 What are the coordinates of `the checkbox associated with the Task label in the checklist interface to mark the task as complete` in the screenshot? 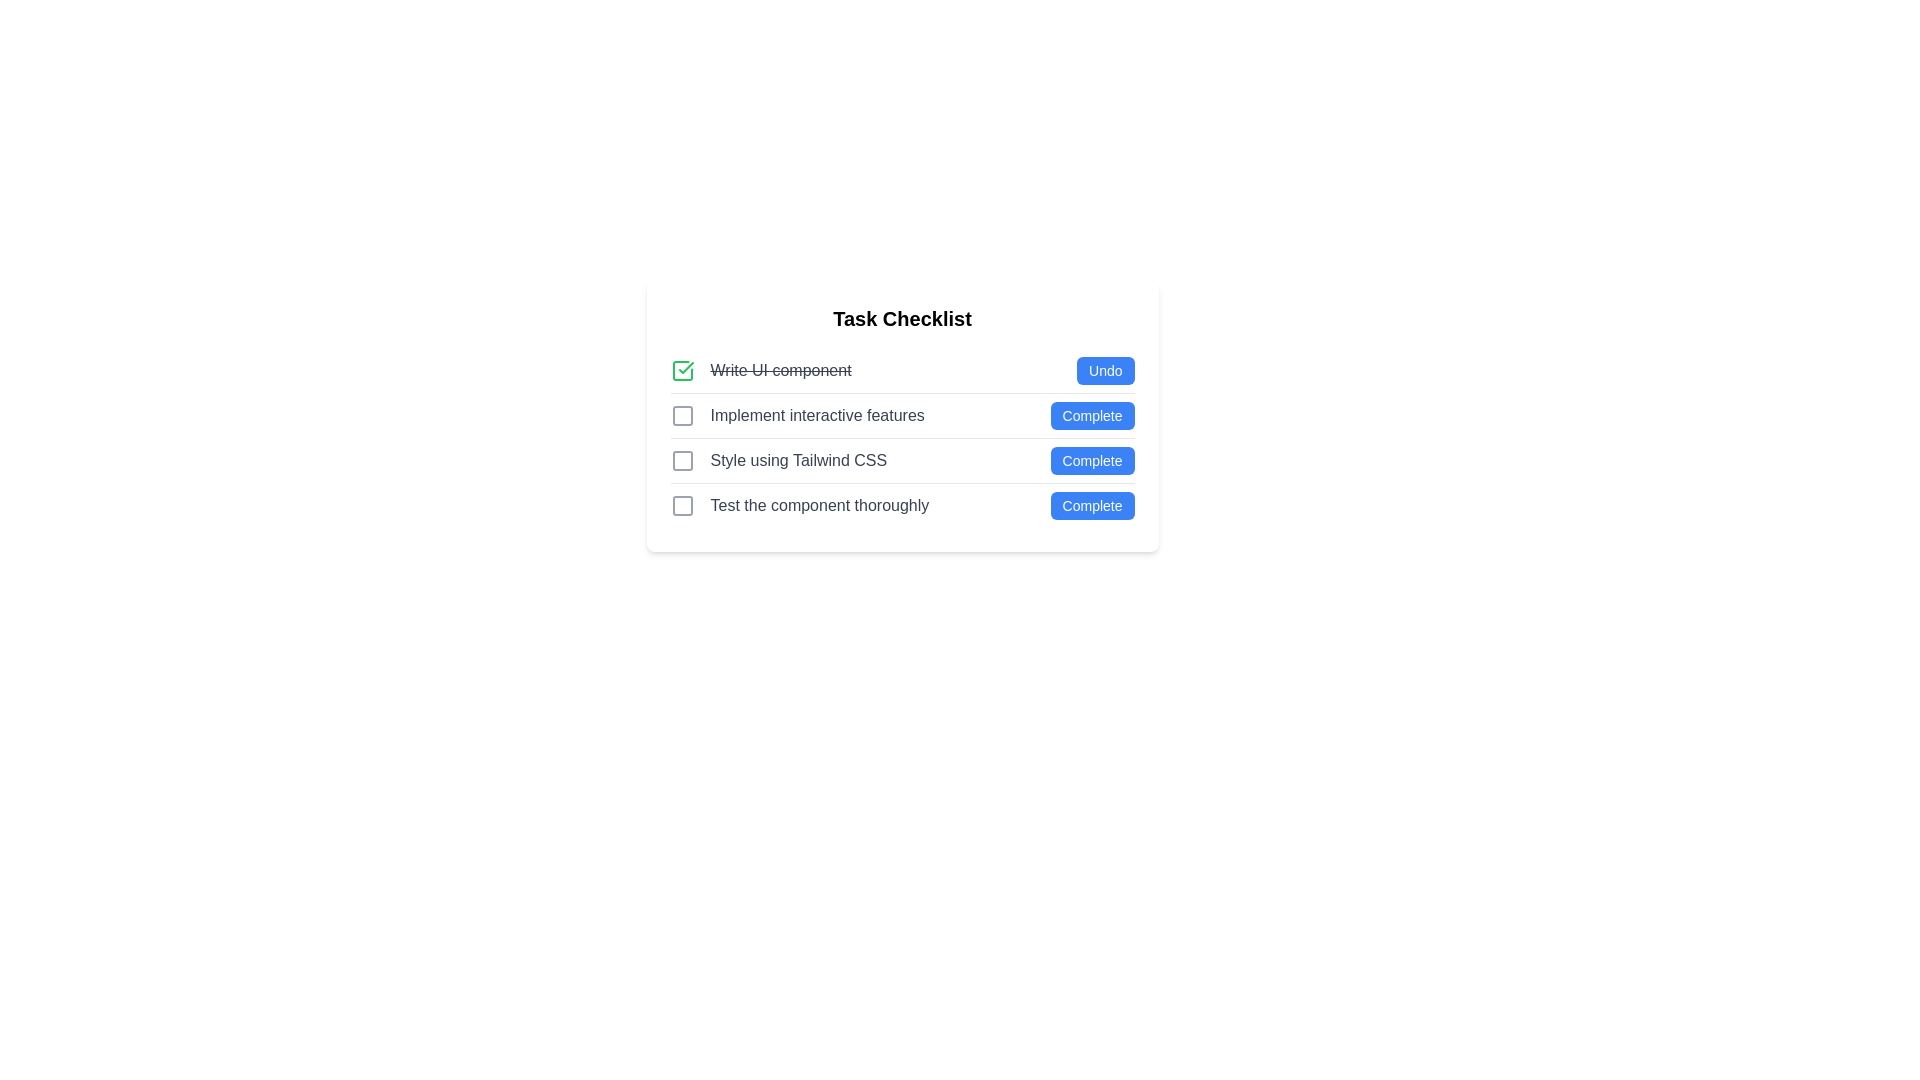 It's located at (798, 504).